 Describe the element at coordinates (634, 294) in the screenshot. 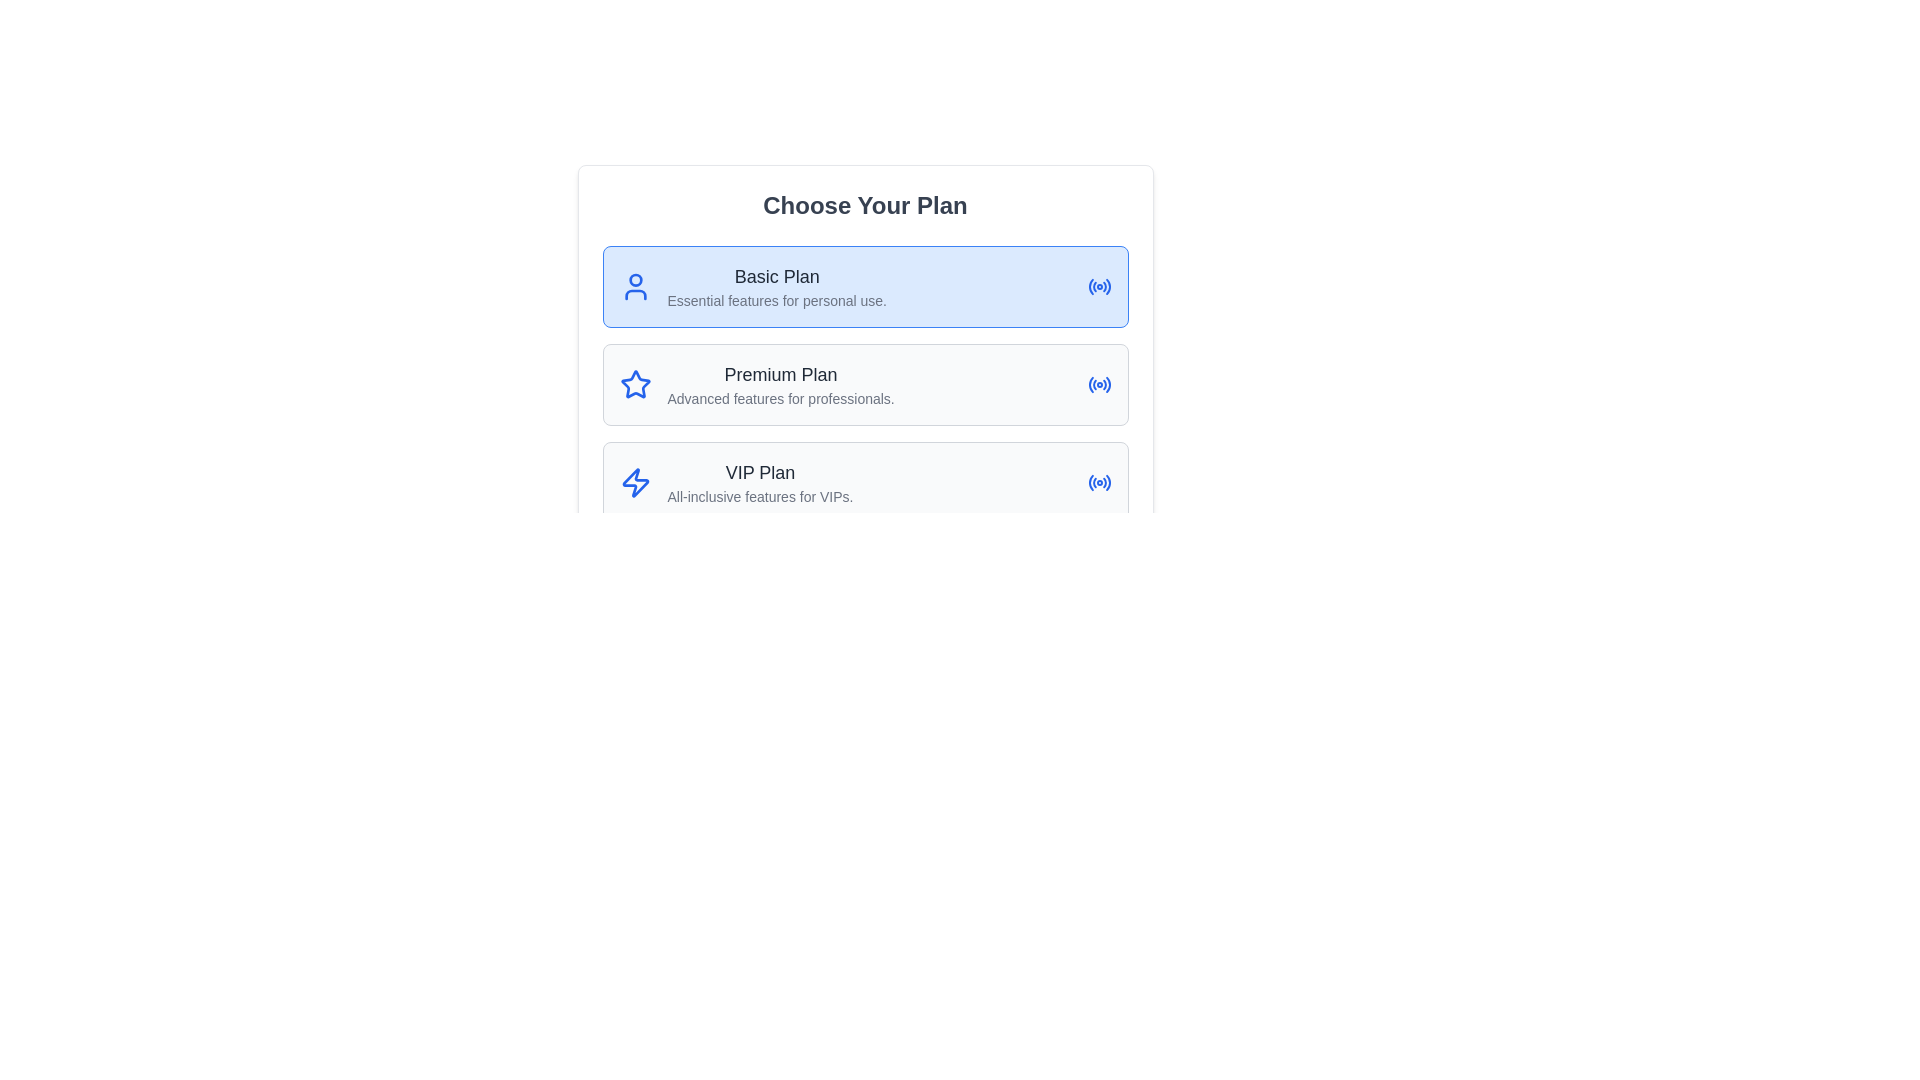

I see `the body section of the 'Basic Plan' SVG icon, which is depicted as a simple outline below the head` at that location.